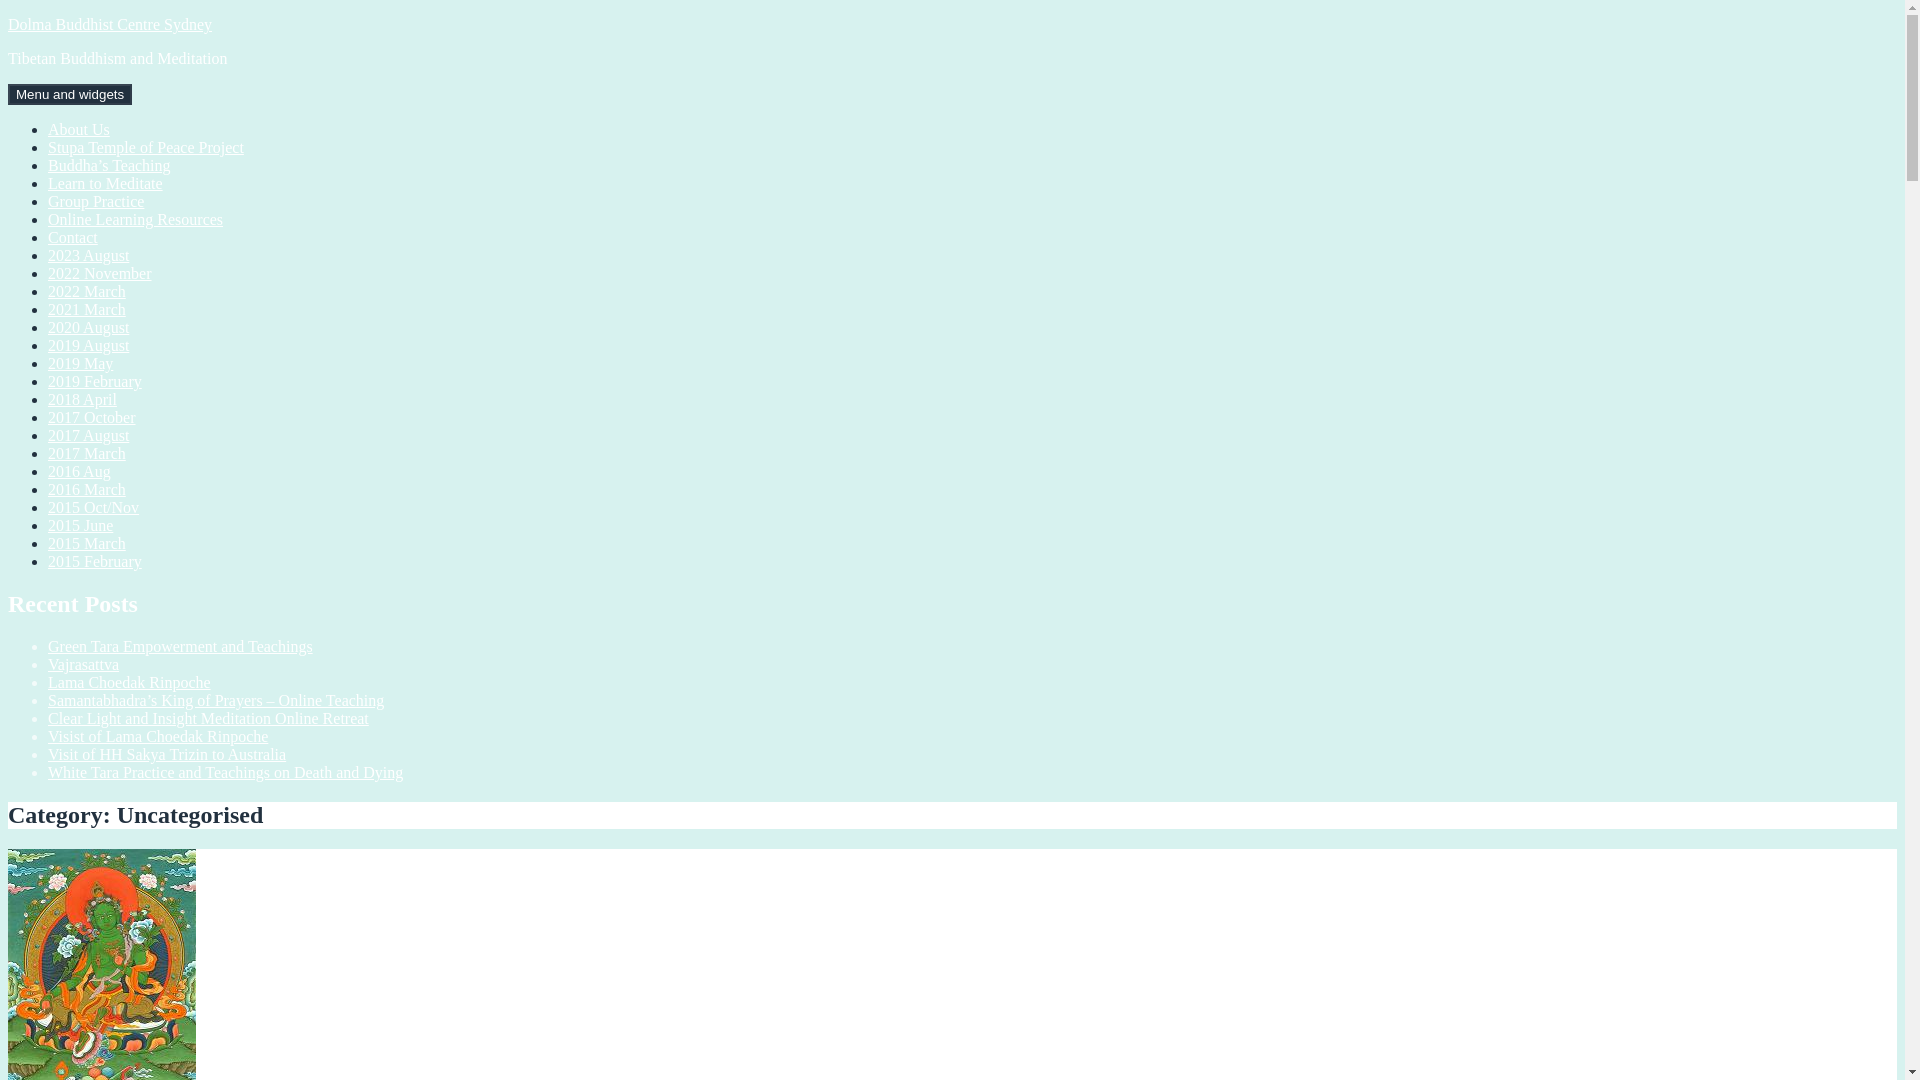 The image size is (1920, 1080). Describe the element at coordinates (48, 664) in the screenshot. I see `'Vajrasattva'` at that location.